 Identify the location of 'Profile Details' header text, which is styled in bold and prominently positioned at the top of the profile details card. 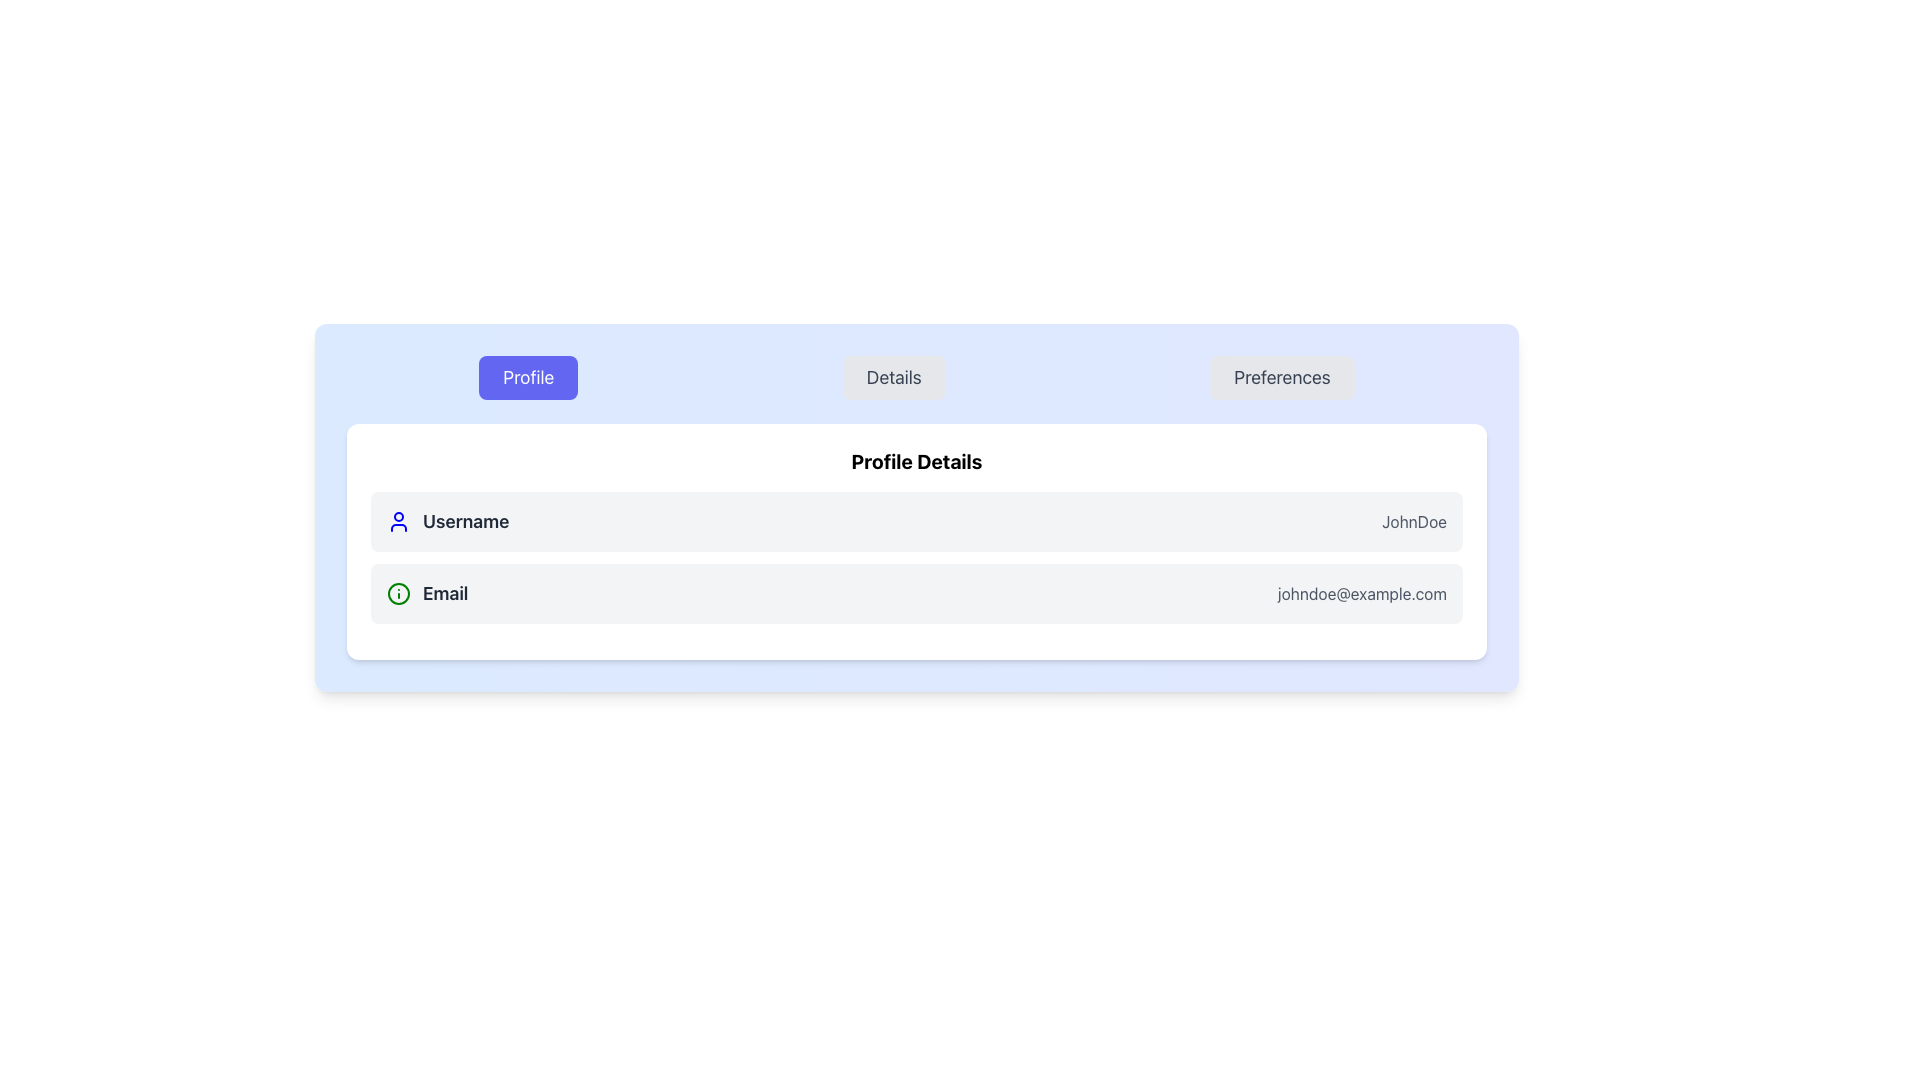
(915, 462).